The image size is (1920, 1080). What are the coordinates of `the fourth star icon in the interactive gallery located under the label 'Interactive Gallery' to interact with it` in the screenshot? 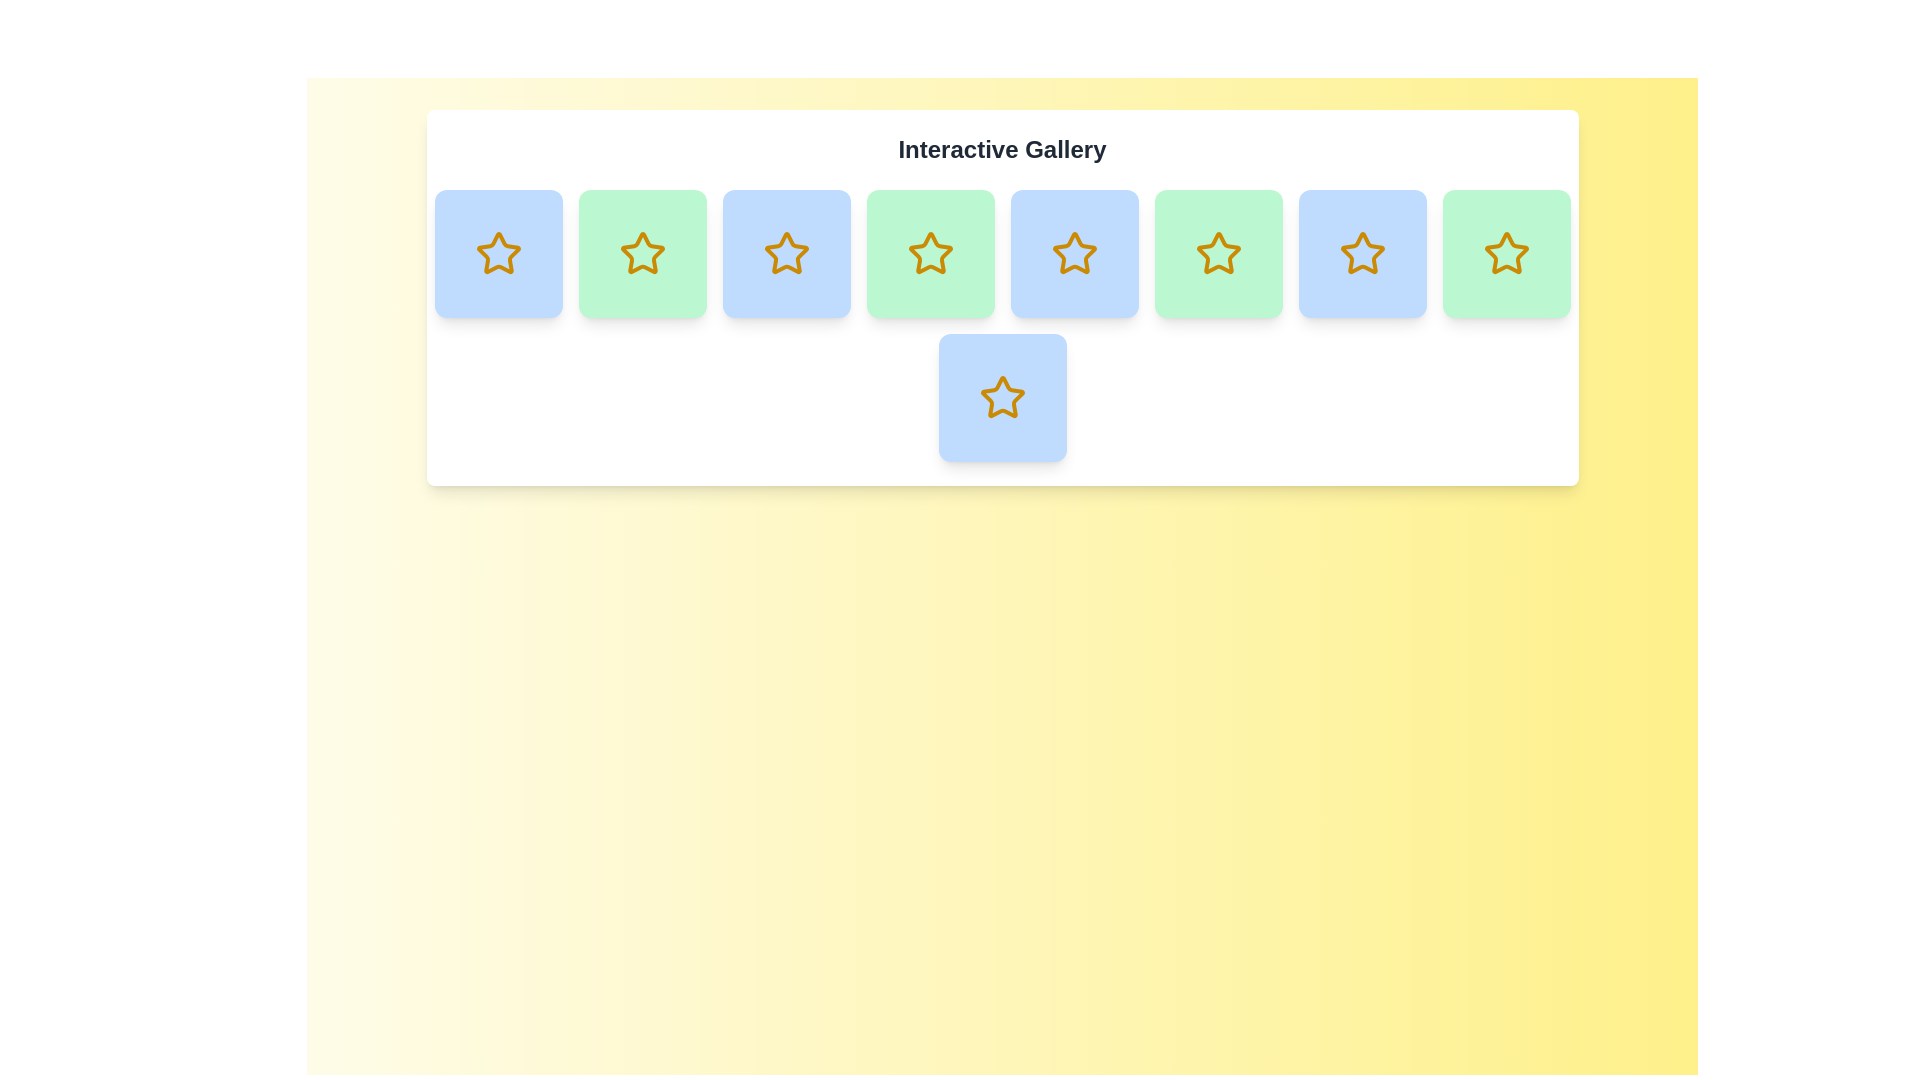 It's located at (1073, 253).